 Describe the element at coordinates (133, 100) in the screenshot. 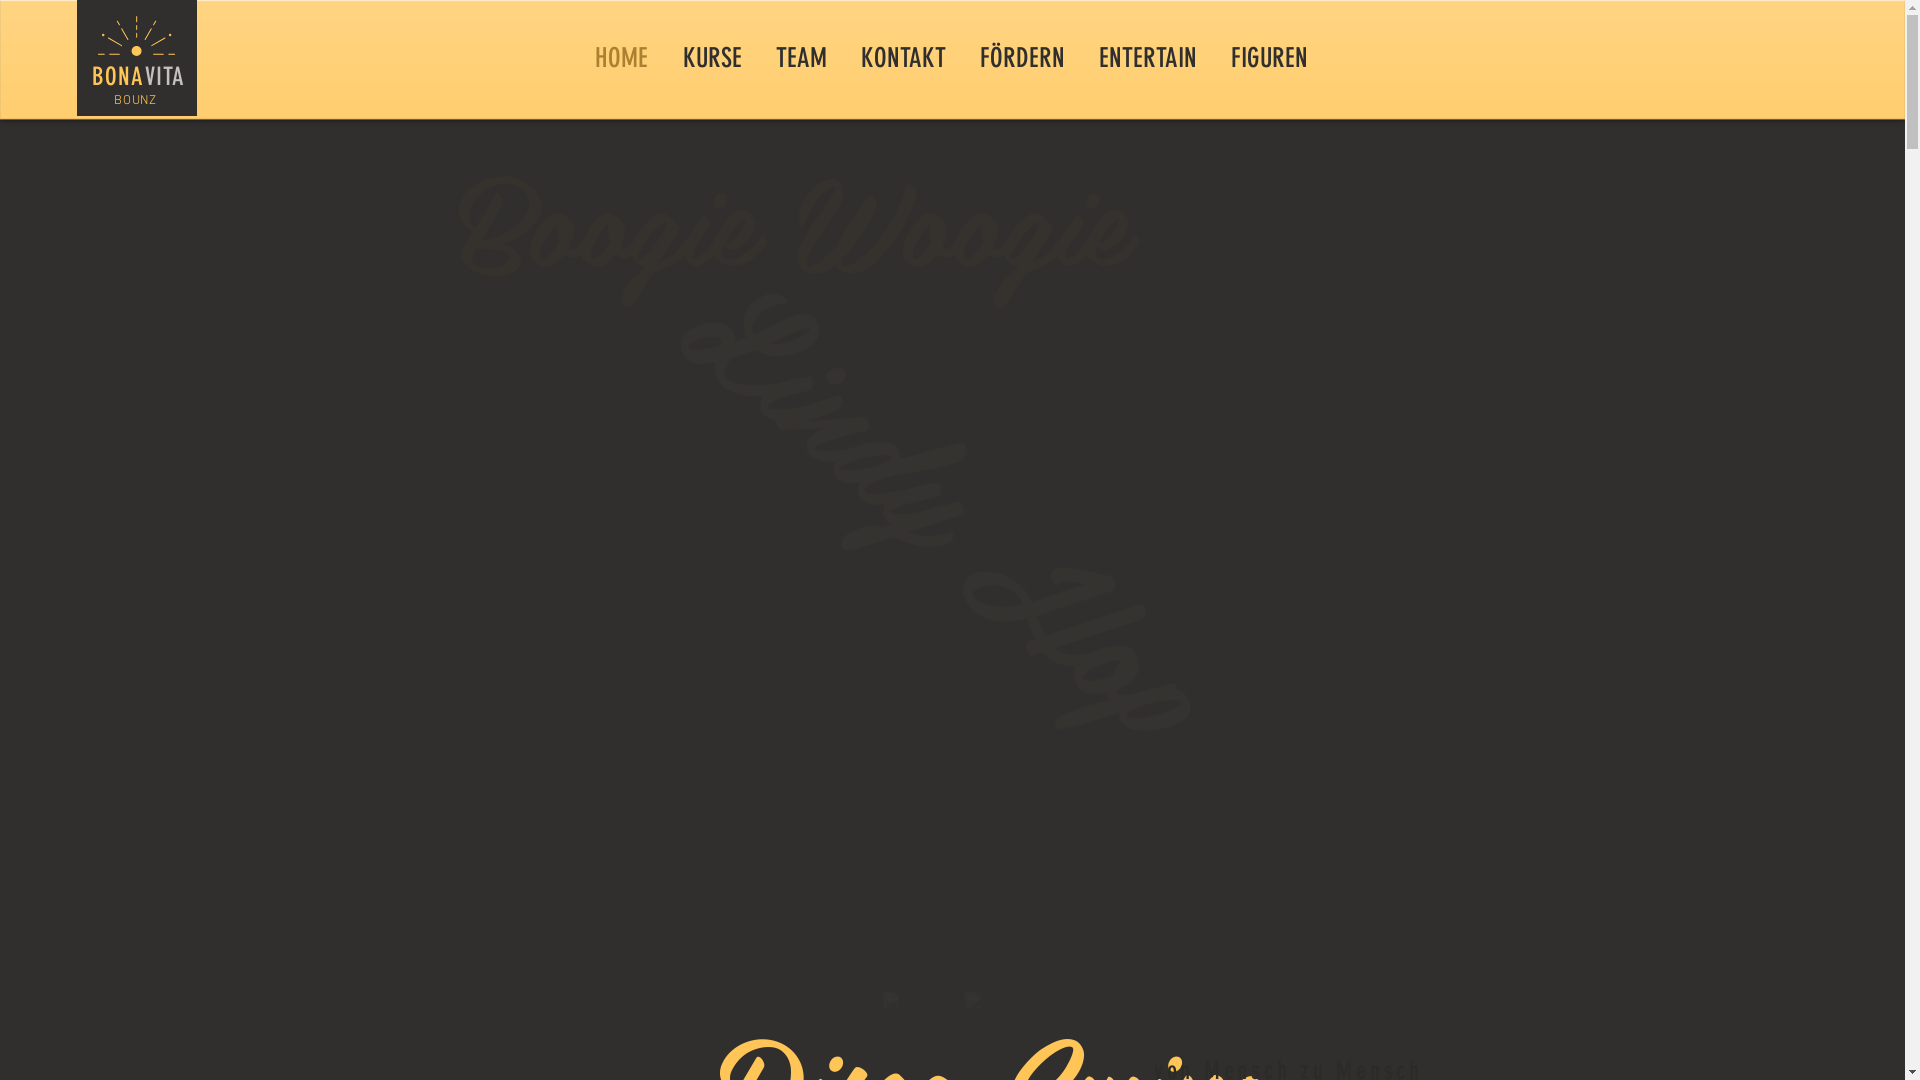

I see `'BOUNZ'` at that location.